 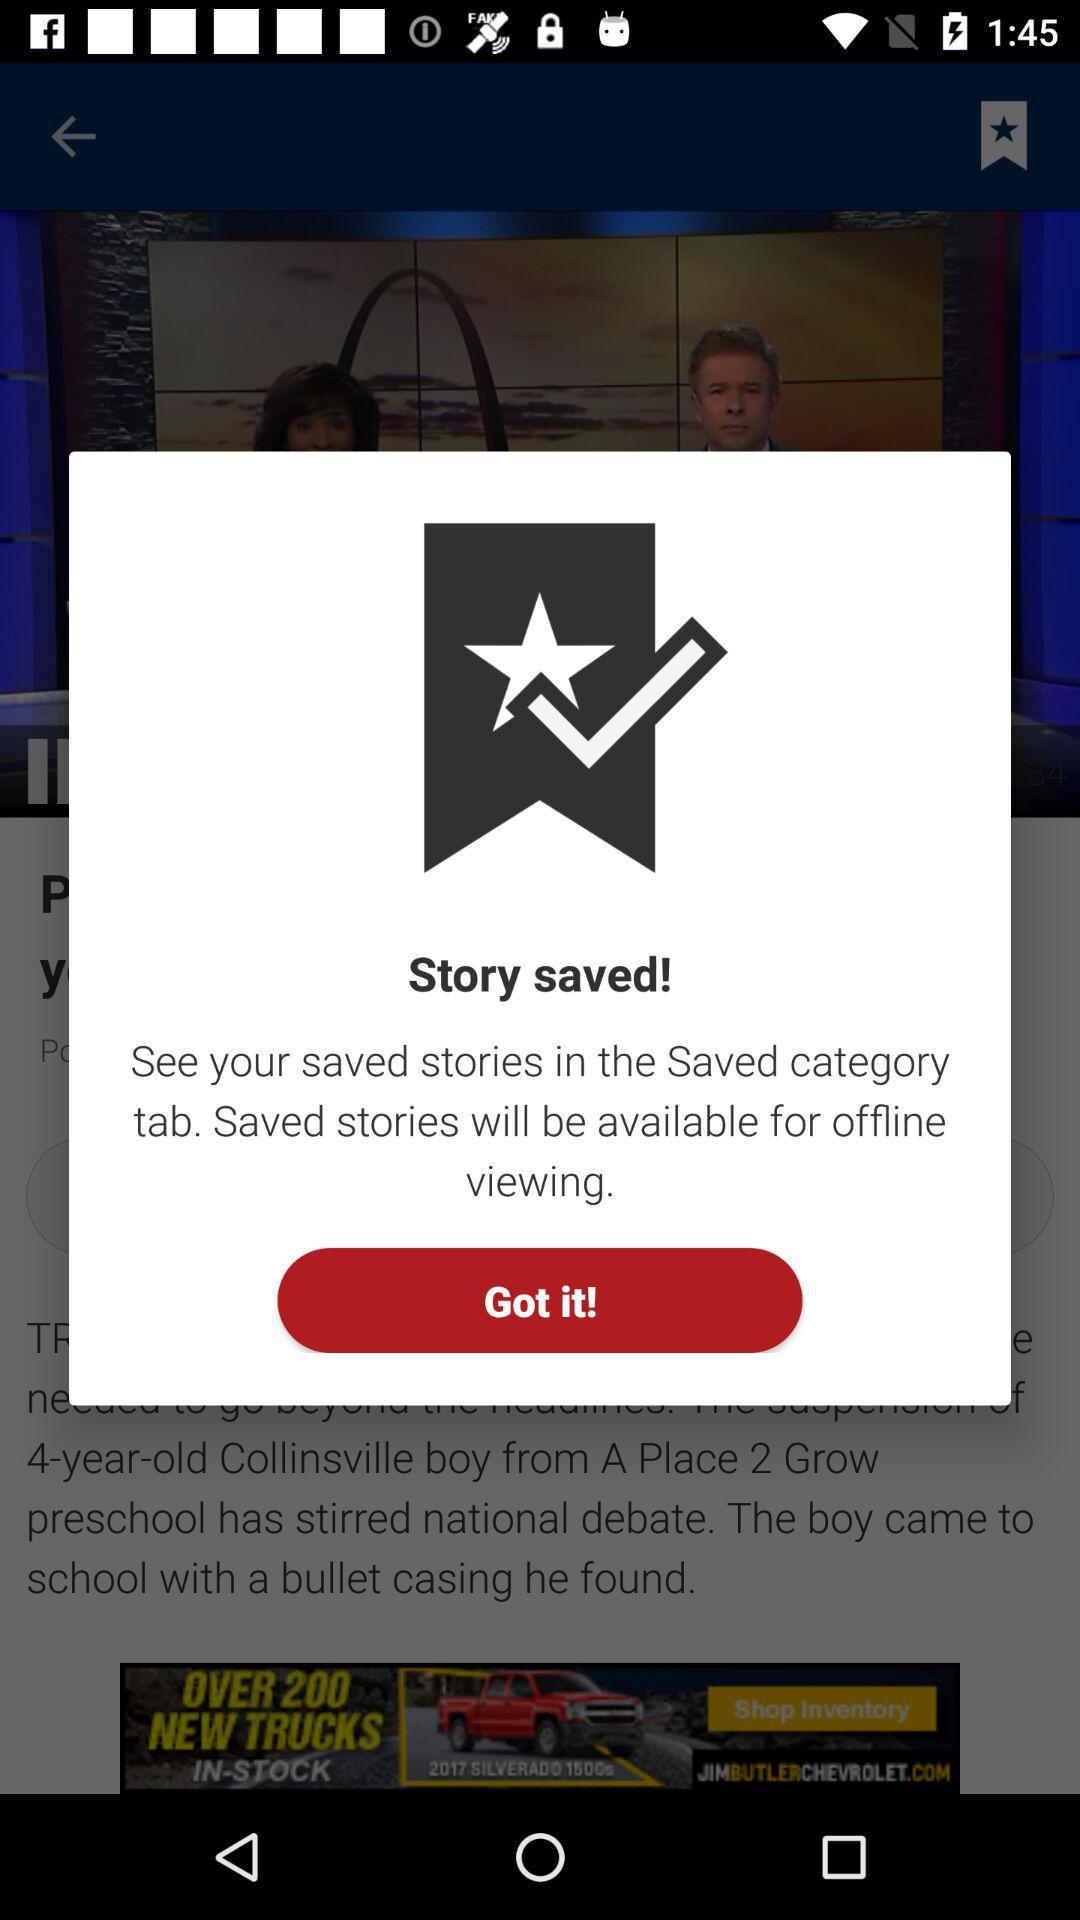 I want to click on app below the see your saved icon, so click(x=540, y=1300).